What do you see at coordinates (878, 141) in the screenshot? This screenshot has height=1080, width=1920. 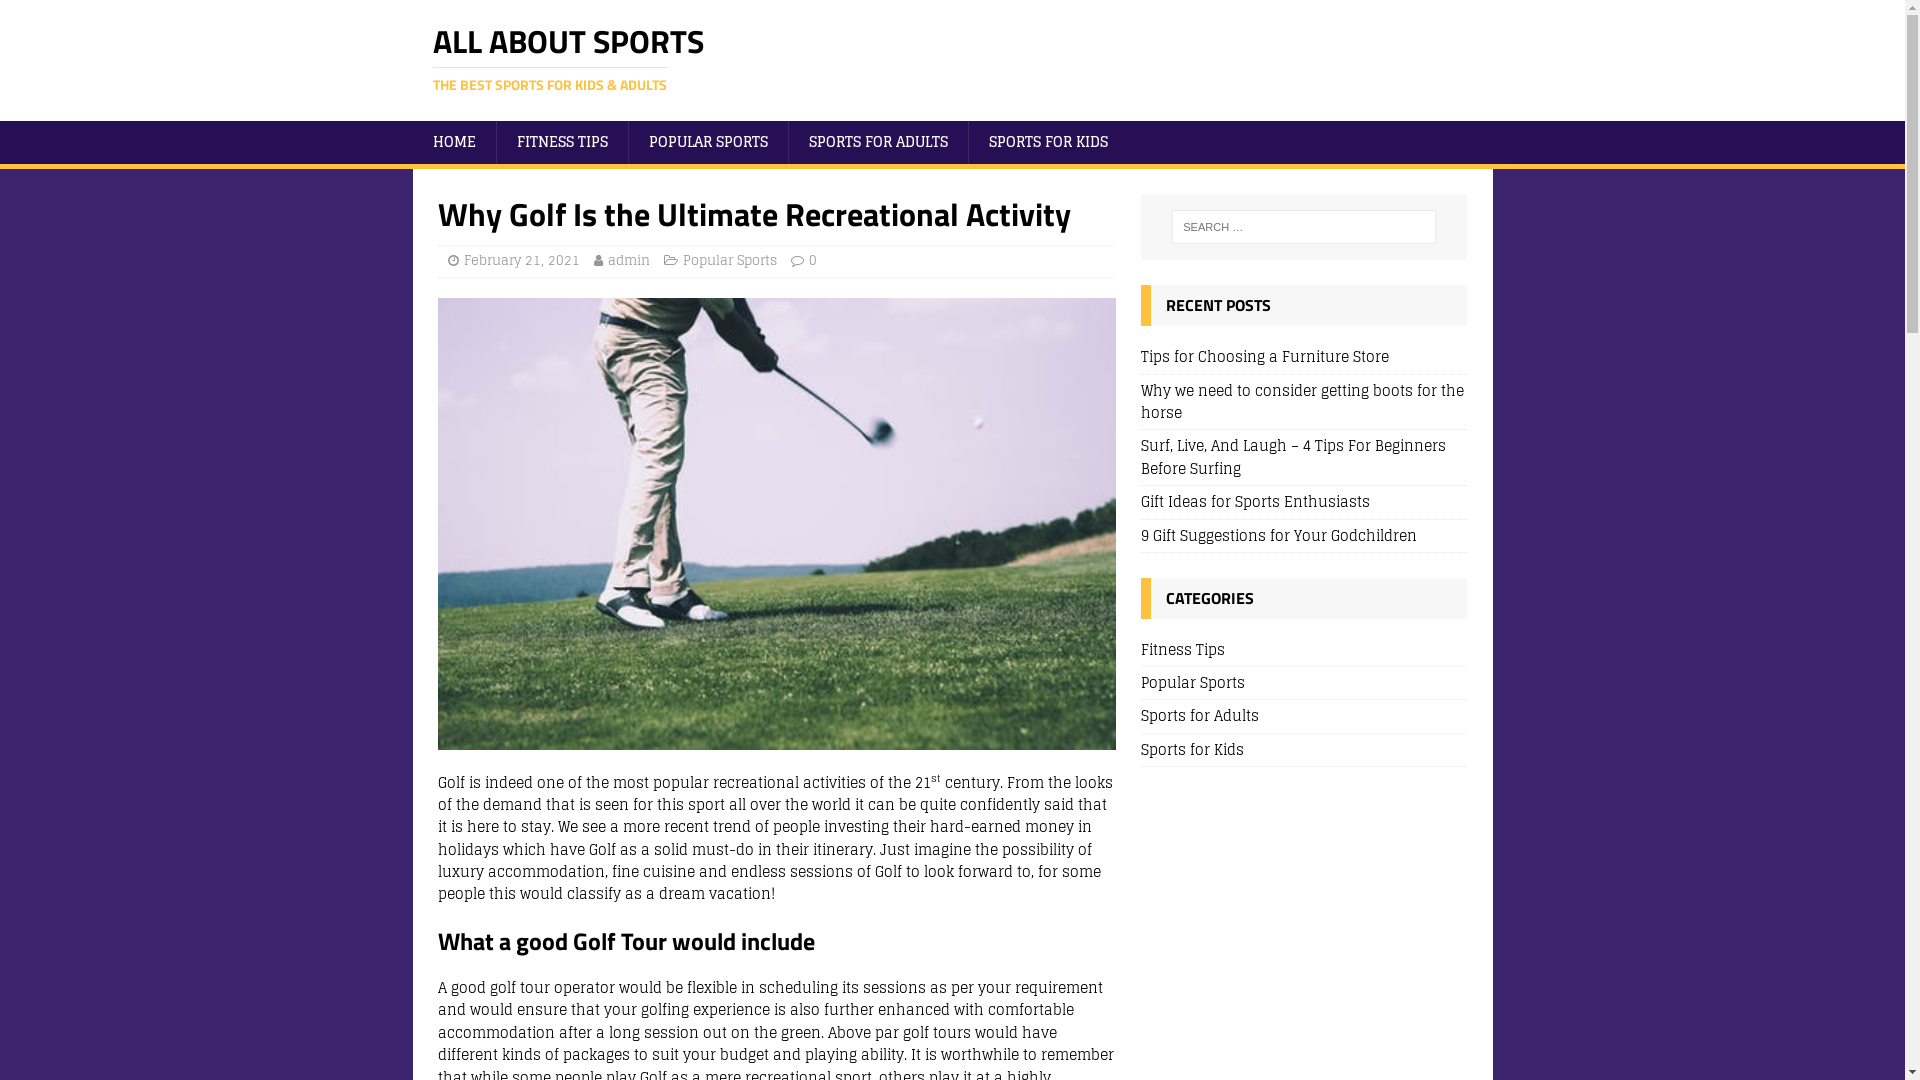 I see `'SPORTS FOR ADULTS'` at bounding box center [878, 141].